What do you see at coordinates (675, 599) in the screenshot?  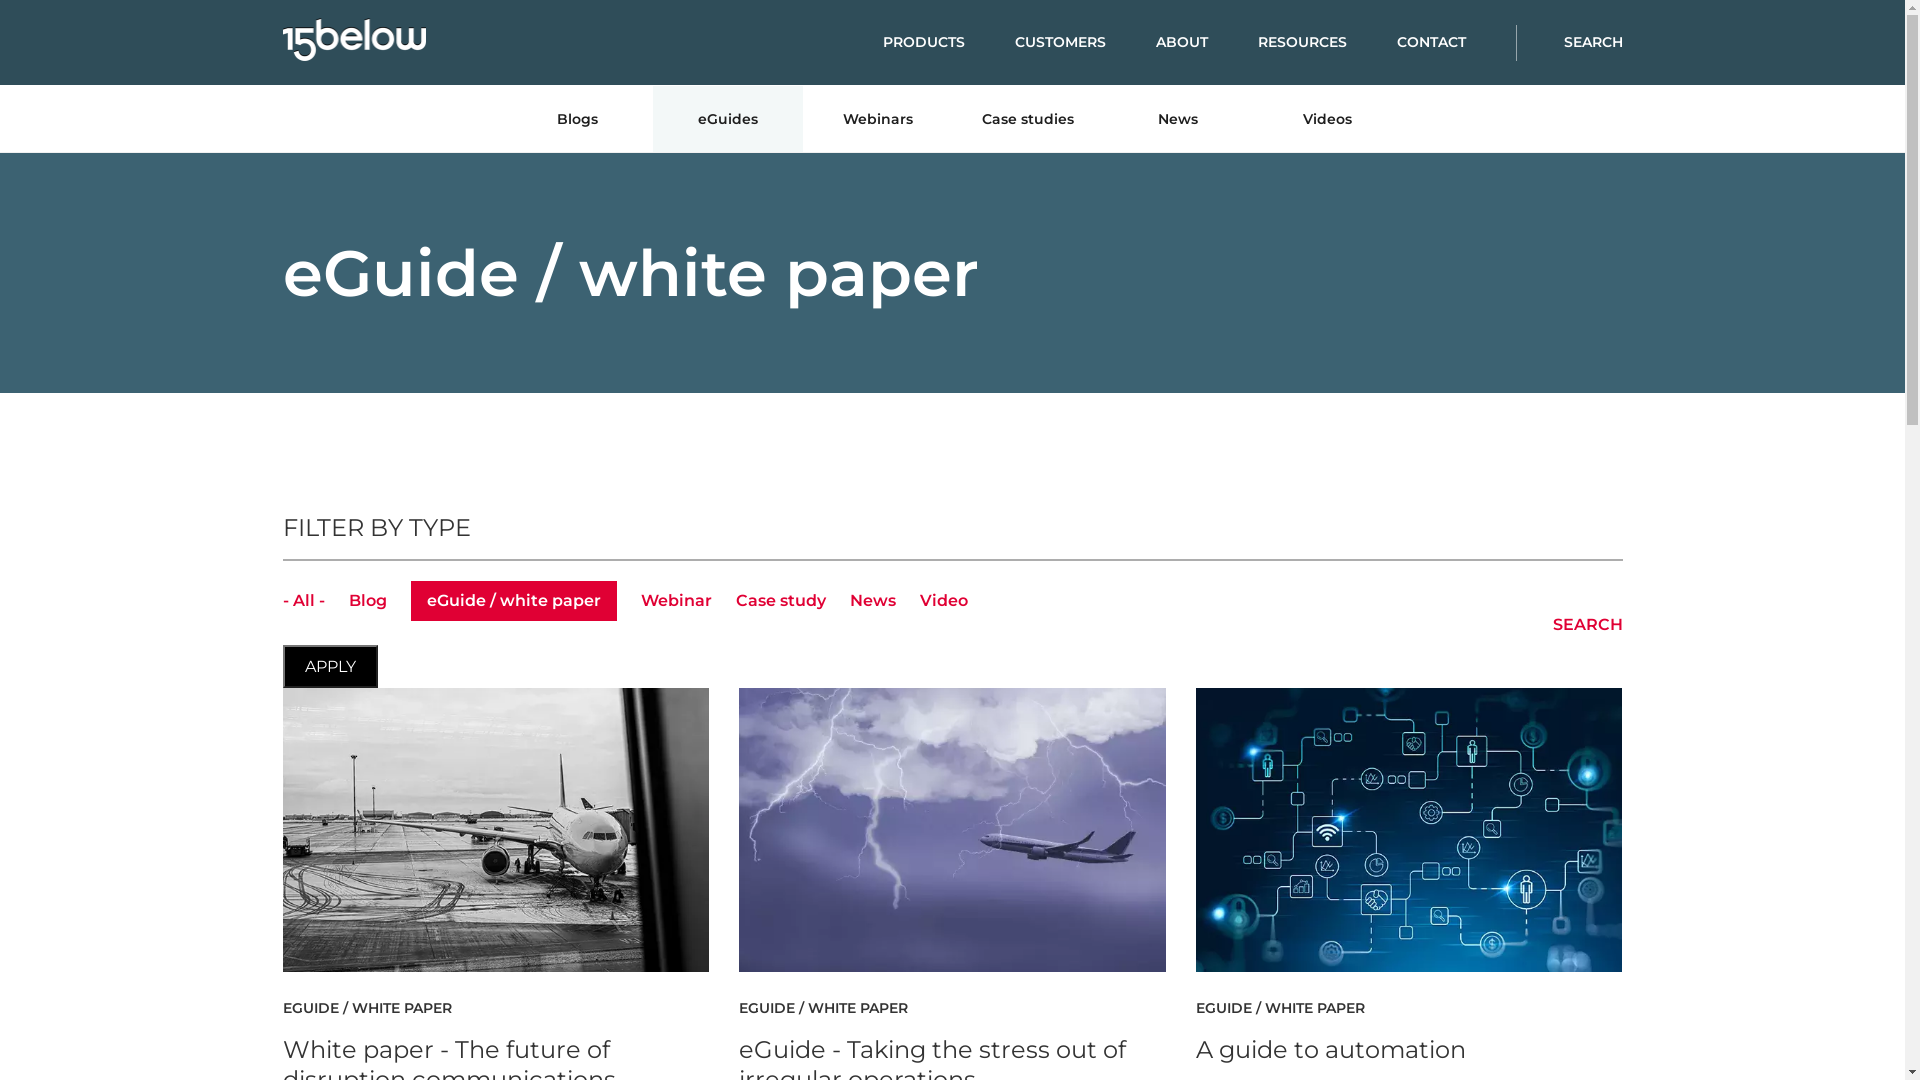 I see `'Webinar'` at bounding box center [675, 599].